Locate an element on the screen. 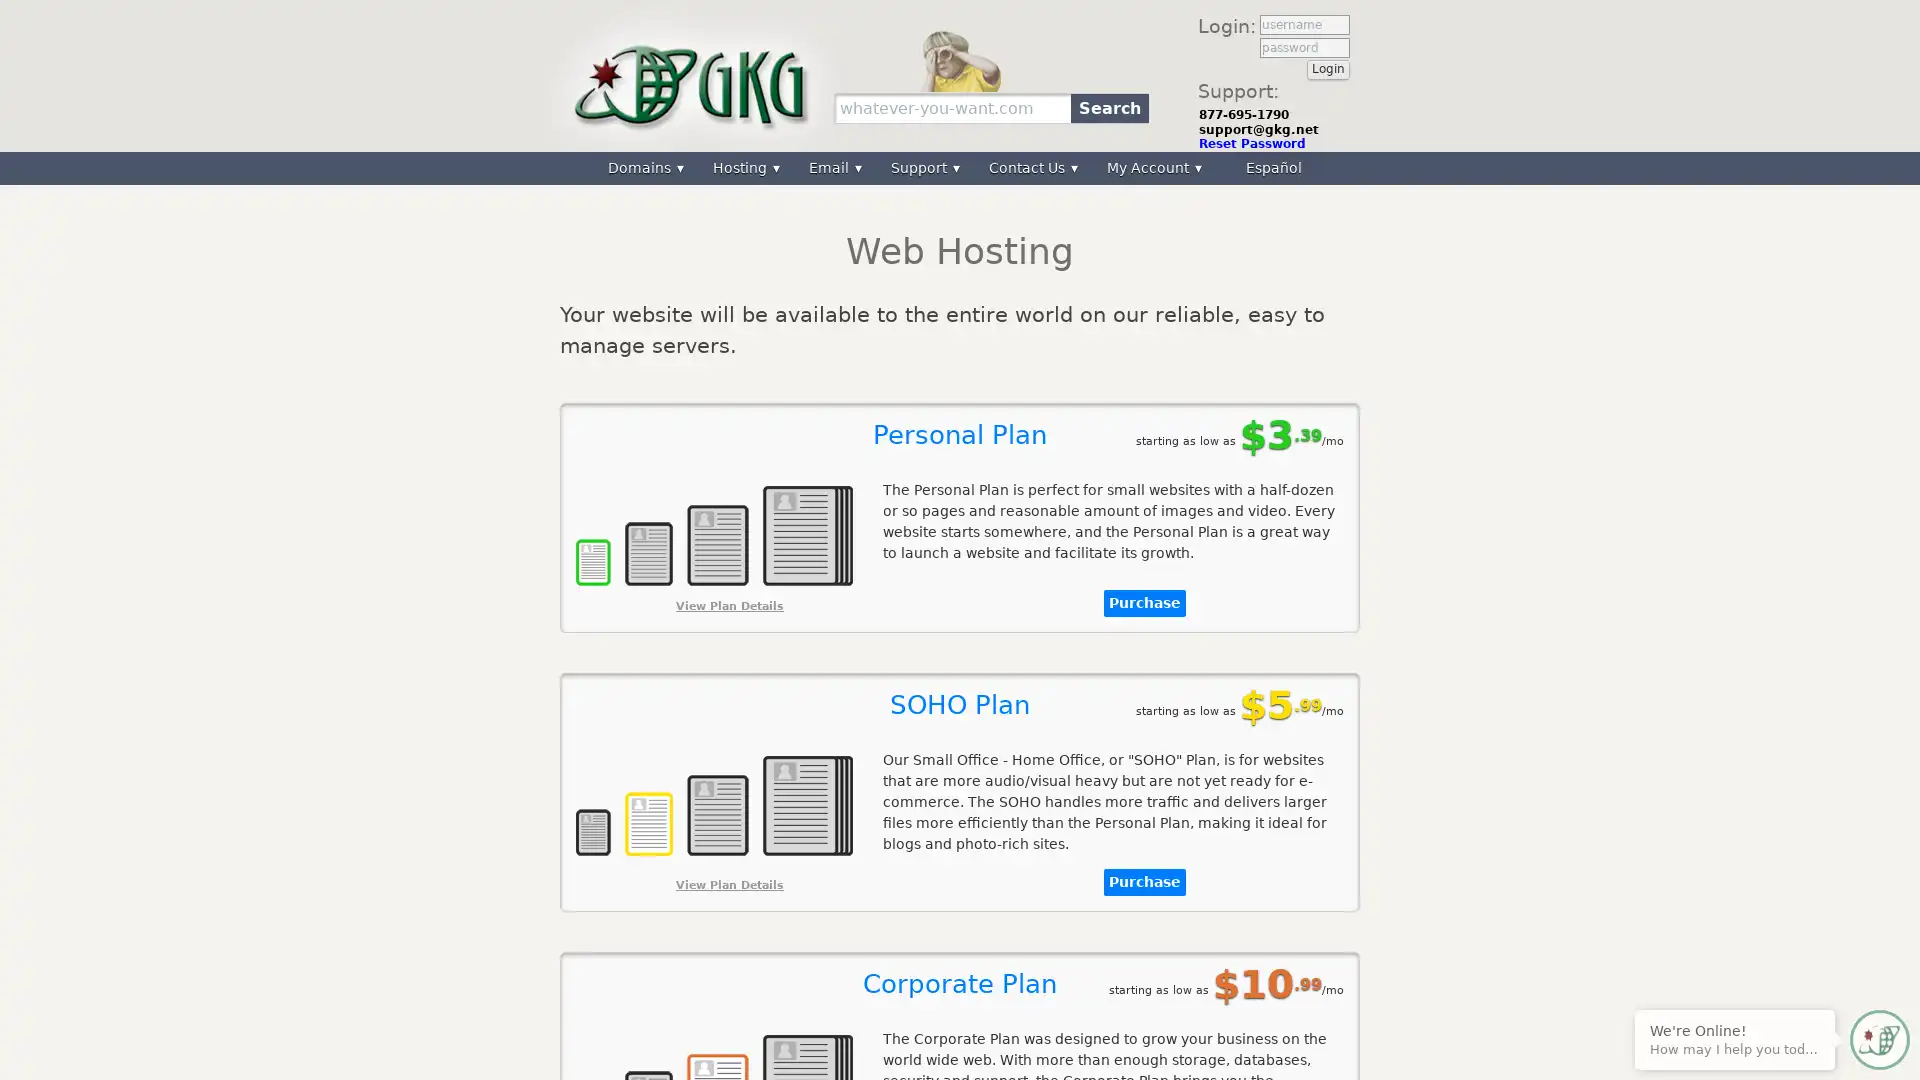 This screenshot has height=1080, width=1920. Login is located at coordinates (1328, 68).